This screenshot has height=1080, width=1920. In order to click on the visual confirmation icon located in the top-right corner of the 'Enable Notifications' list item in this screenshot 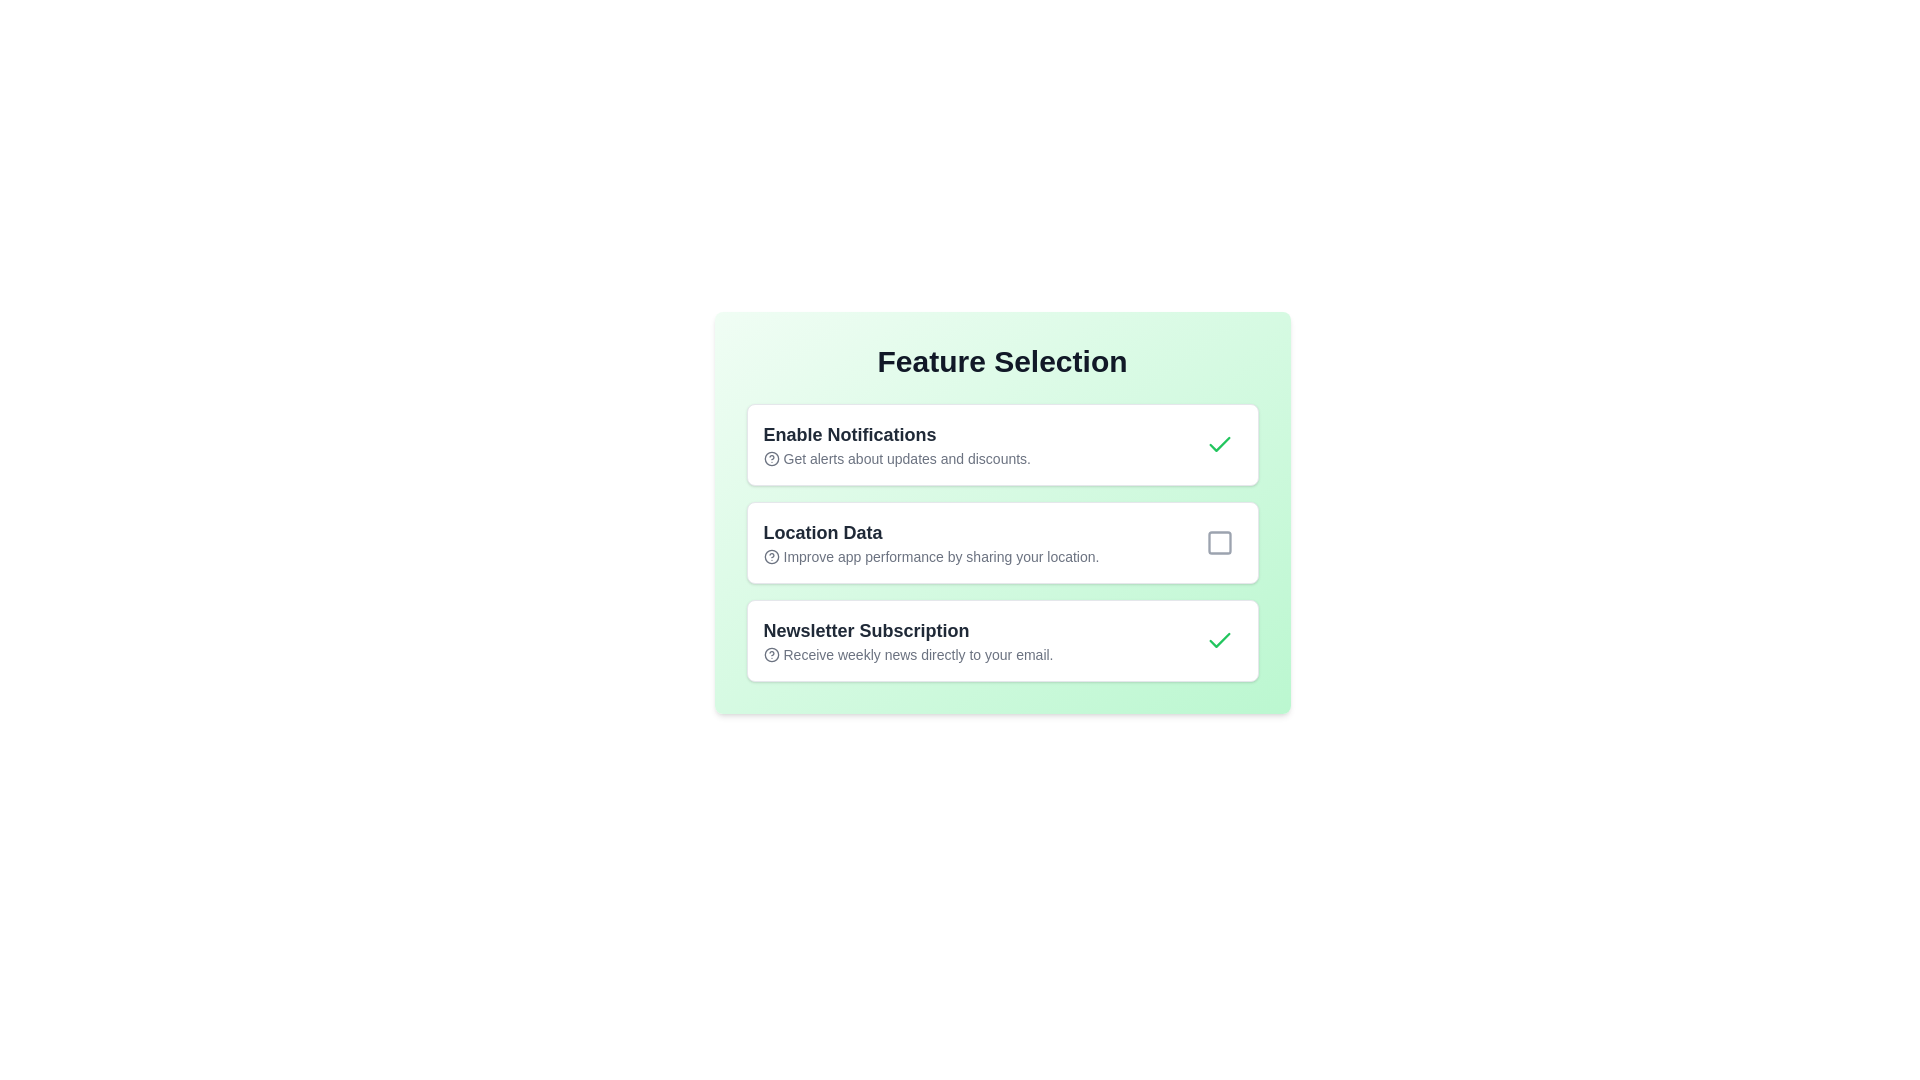, I will do `click(1218, 443)`.